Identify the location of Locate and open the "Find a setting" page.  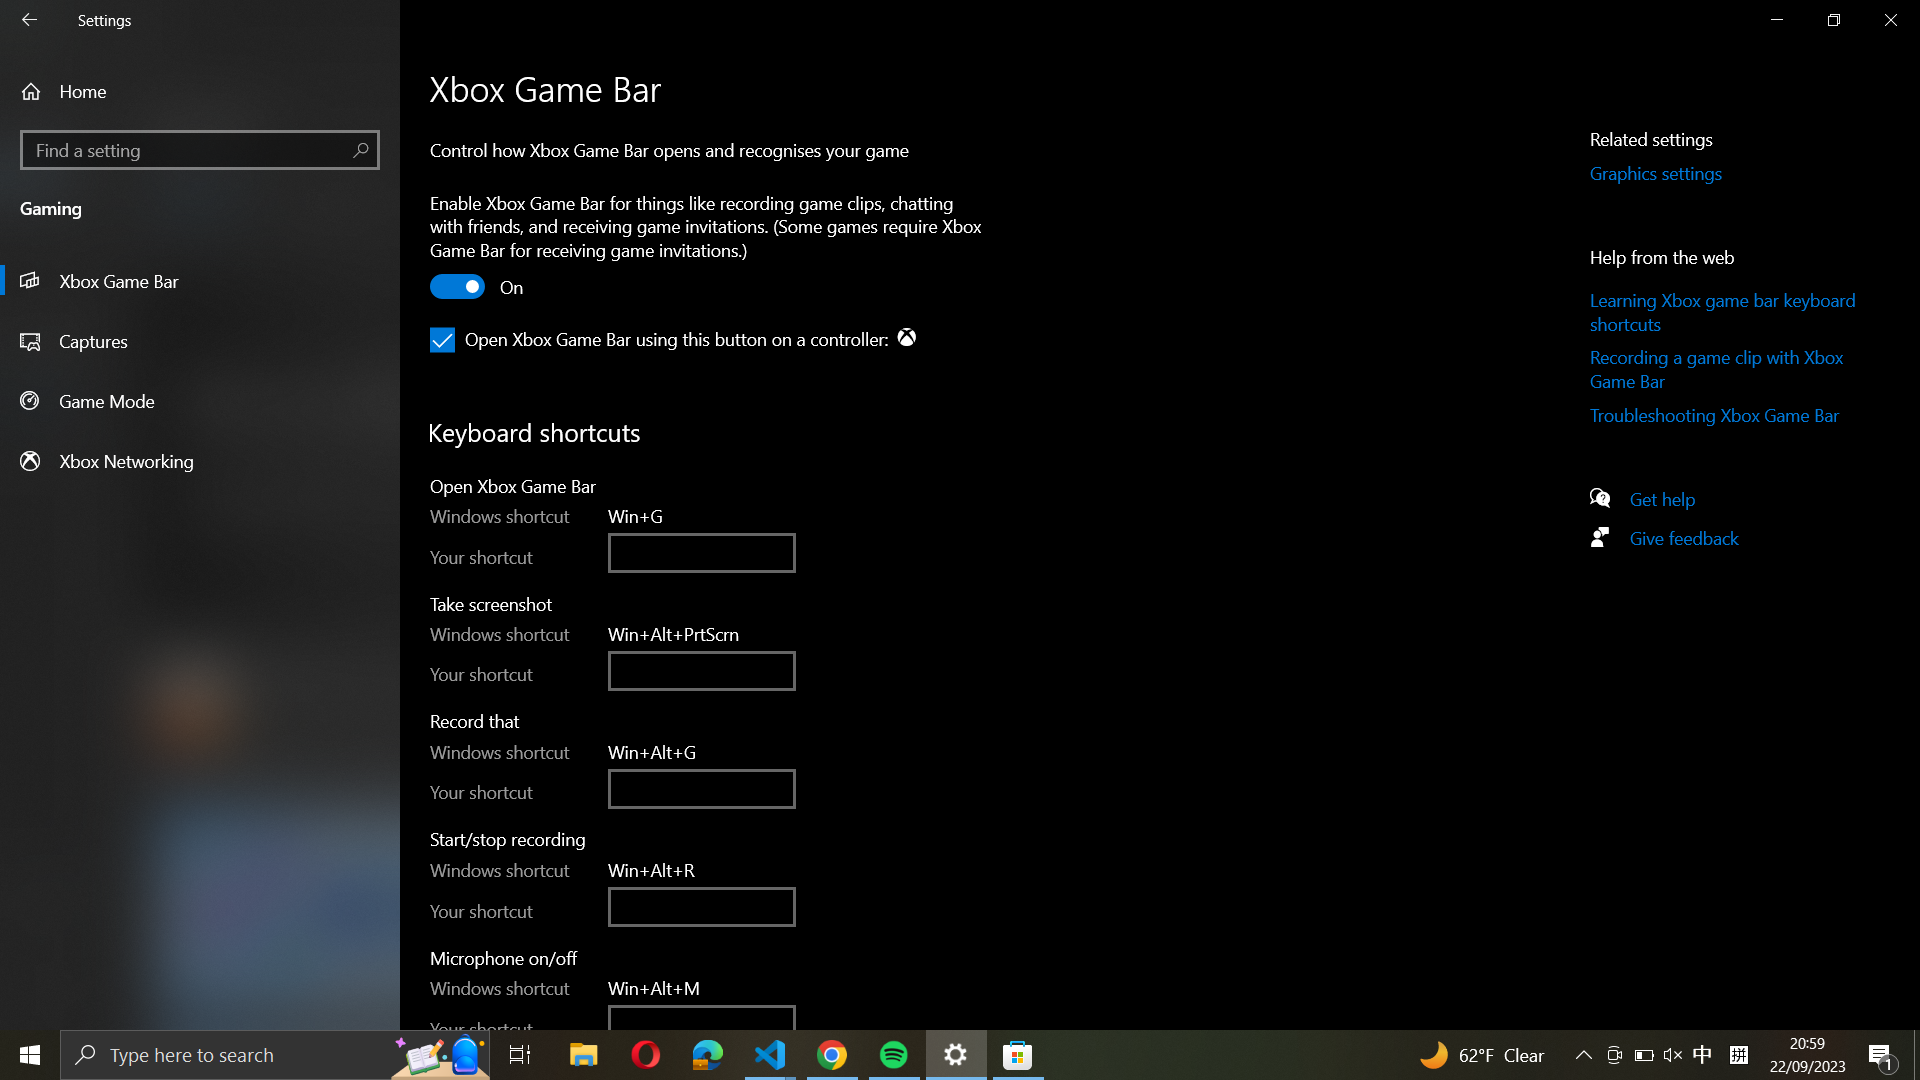
(199, 149).